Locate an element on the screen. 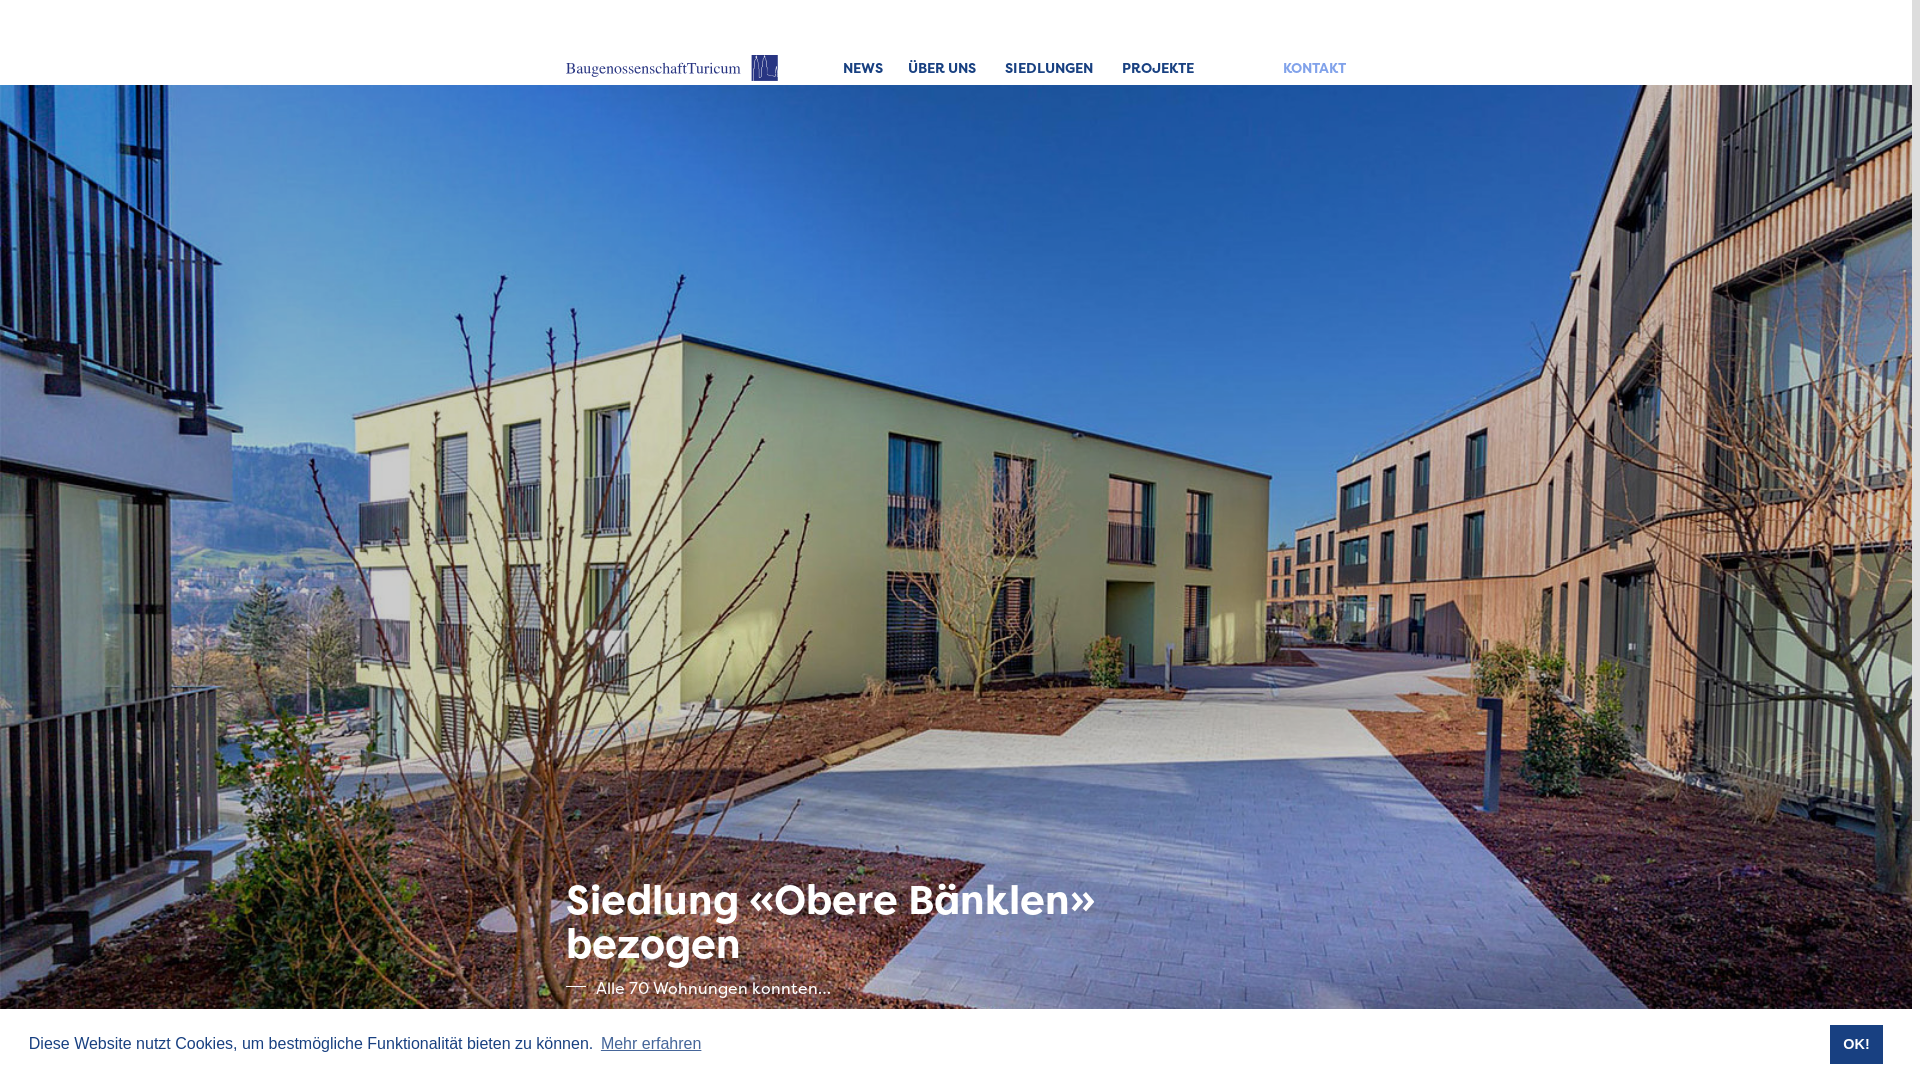 This screenshot has height=1080, width=1920. 'OK!' is located at coordinates (1829, 1043).